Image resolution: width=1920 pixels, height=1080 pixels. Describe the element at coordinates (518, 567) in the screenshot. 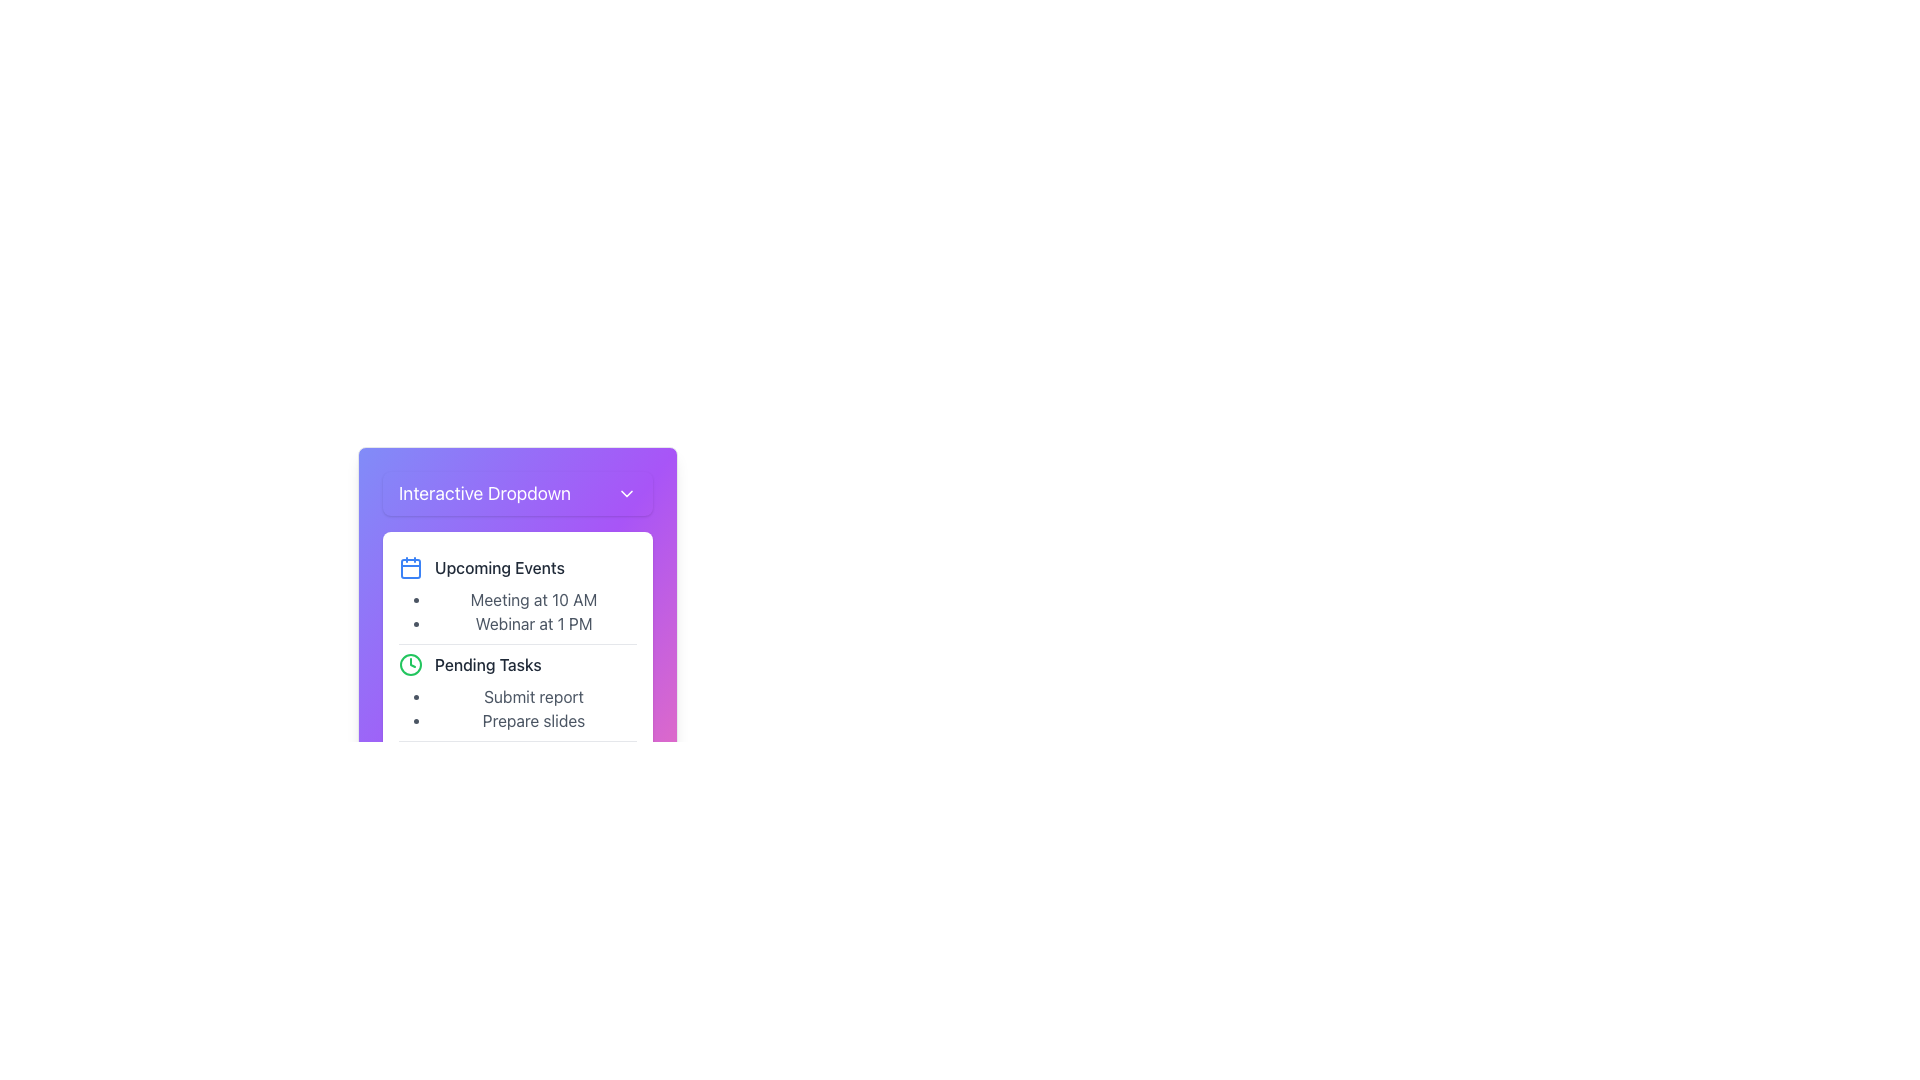

I see `text of the heading label with an icon located at the top of the 'Interactive Dropdown' section, which titles the list of upcoming events` at that location.